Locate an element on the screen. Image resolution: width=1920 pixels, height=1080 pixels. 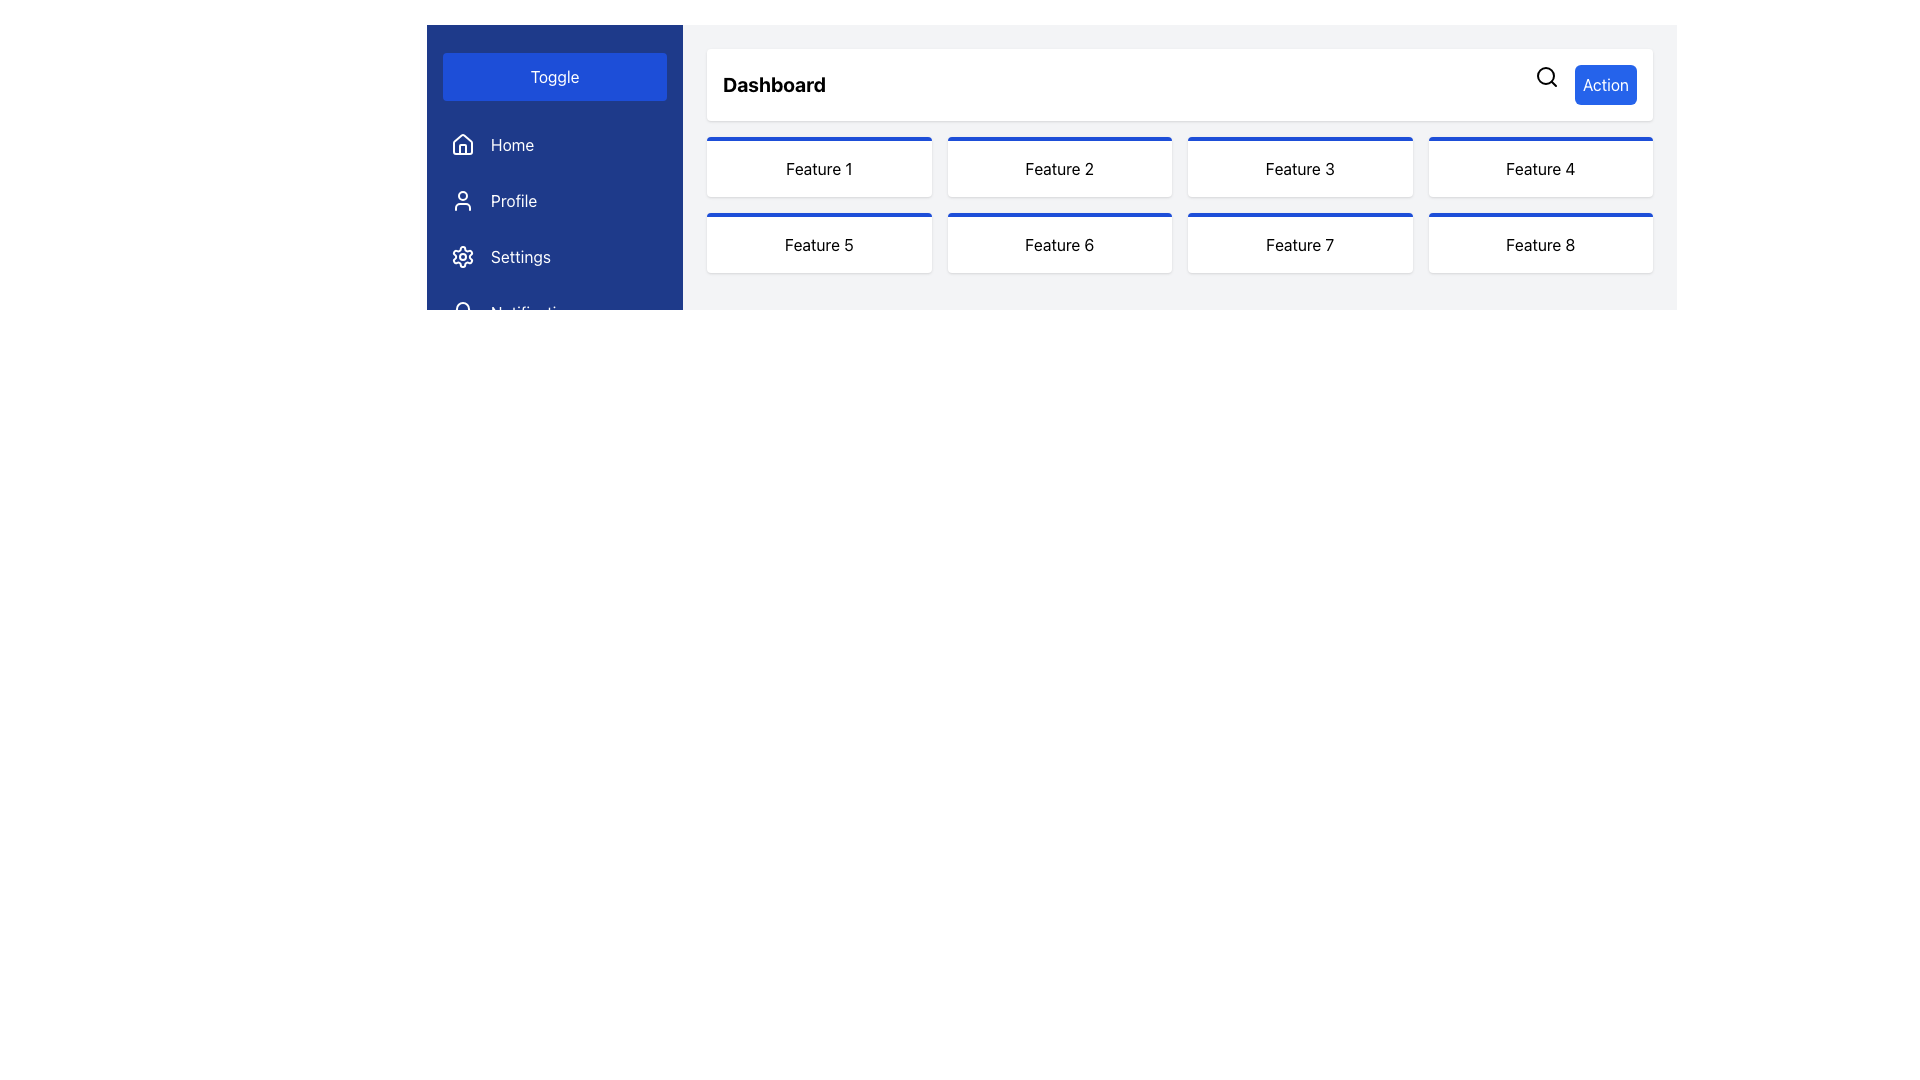
the rectangular white card with a blue top border labeled 'Feature 5', which is the fifth card in a grid layout, positioned in the first column of the second row is located at coordinates (819, 242).